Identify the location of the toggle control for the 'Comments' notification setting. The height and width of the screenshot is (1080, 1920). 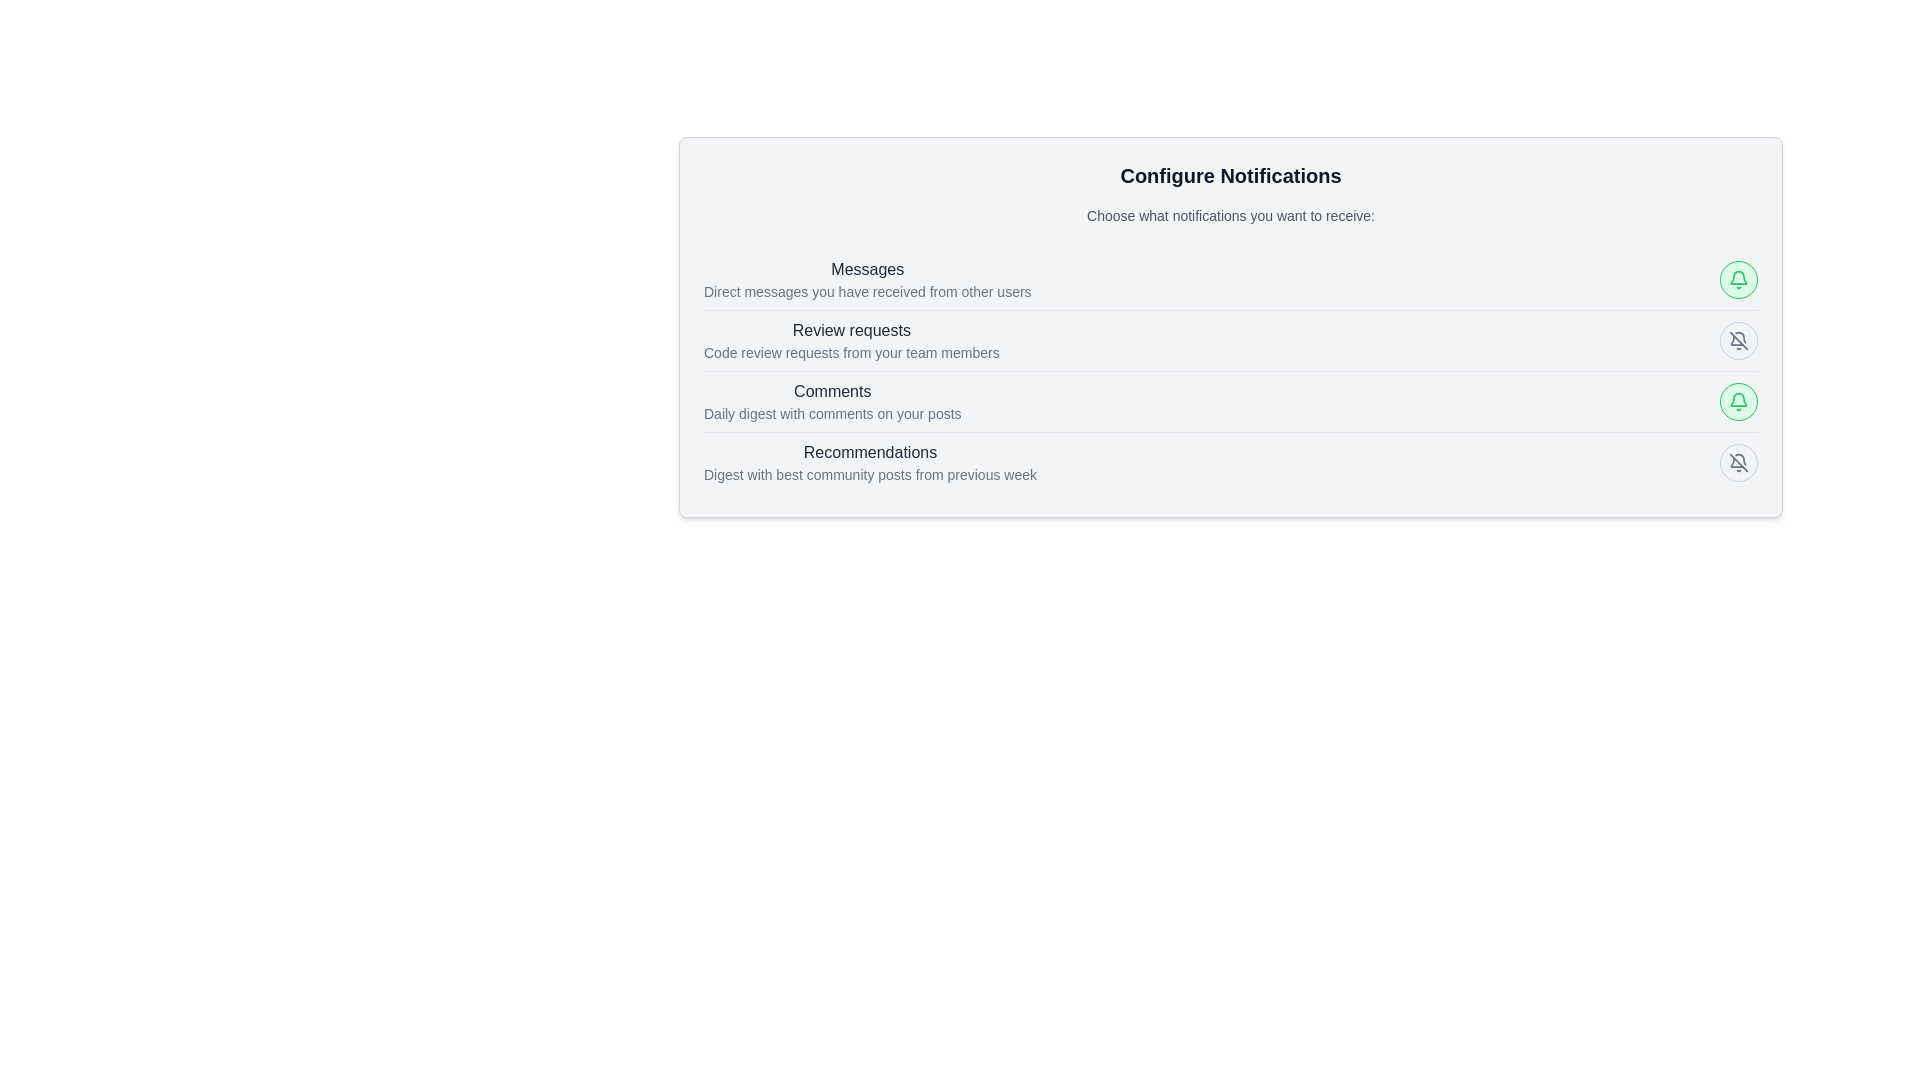
(1229, 402).